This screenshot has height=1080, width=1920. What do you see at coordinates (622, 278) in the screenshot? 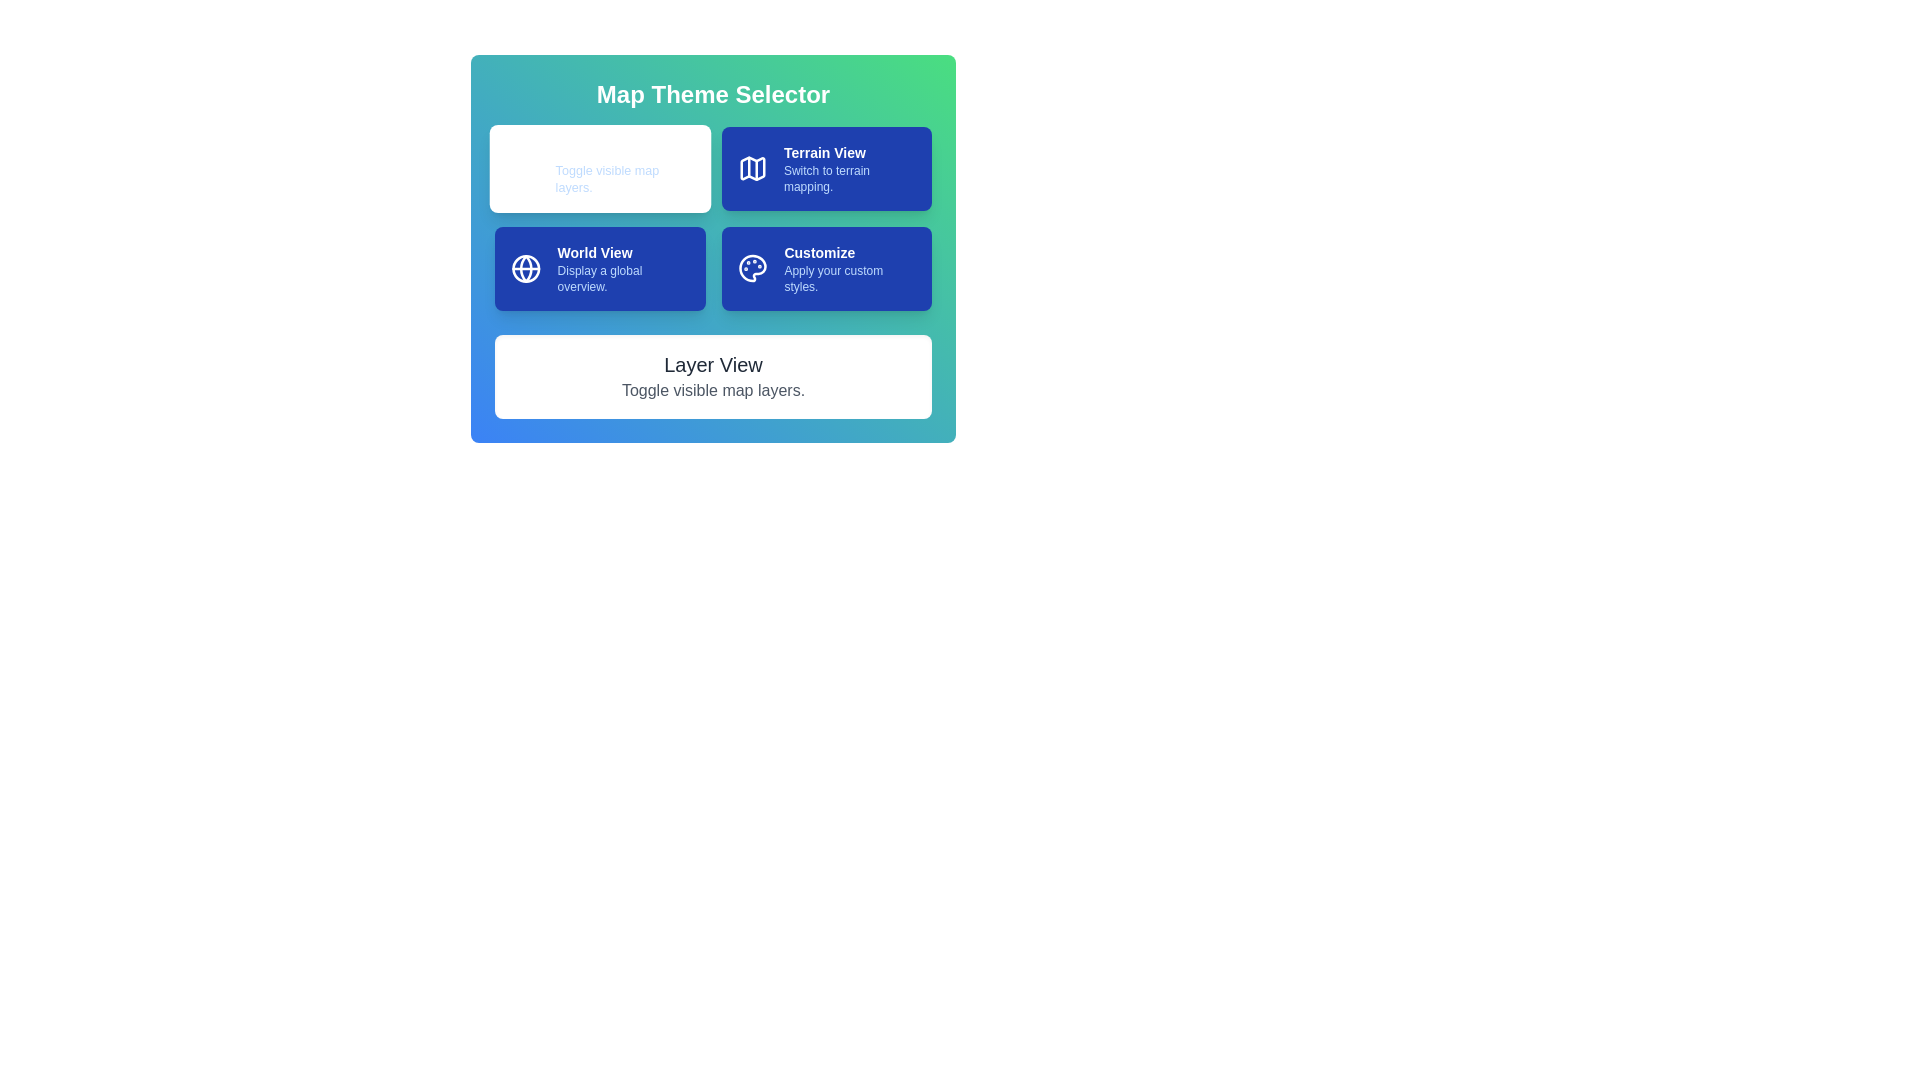
I see `the text label that provides supplementary information about the 'World View' option, located at the bottom of the 'World View' section within the dark blue rectangular tile` at bounding box center [622, 278].